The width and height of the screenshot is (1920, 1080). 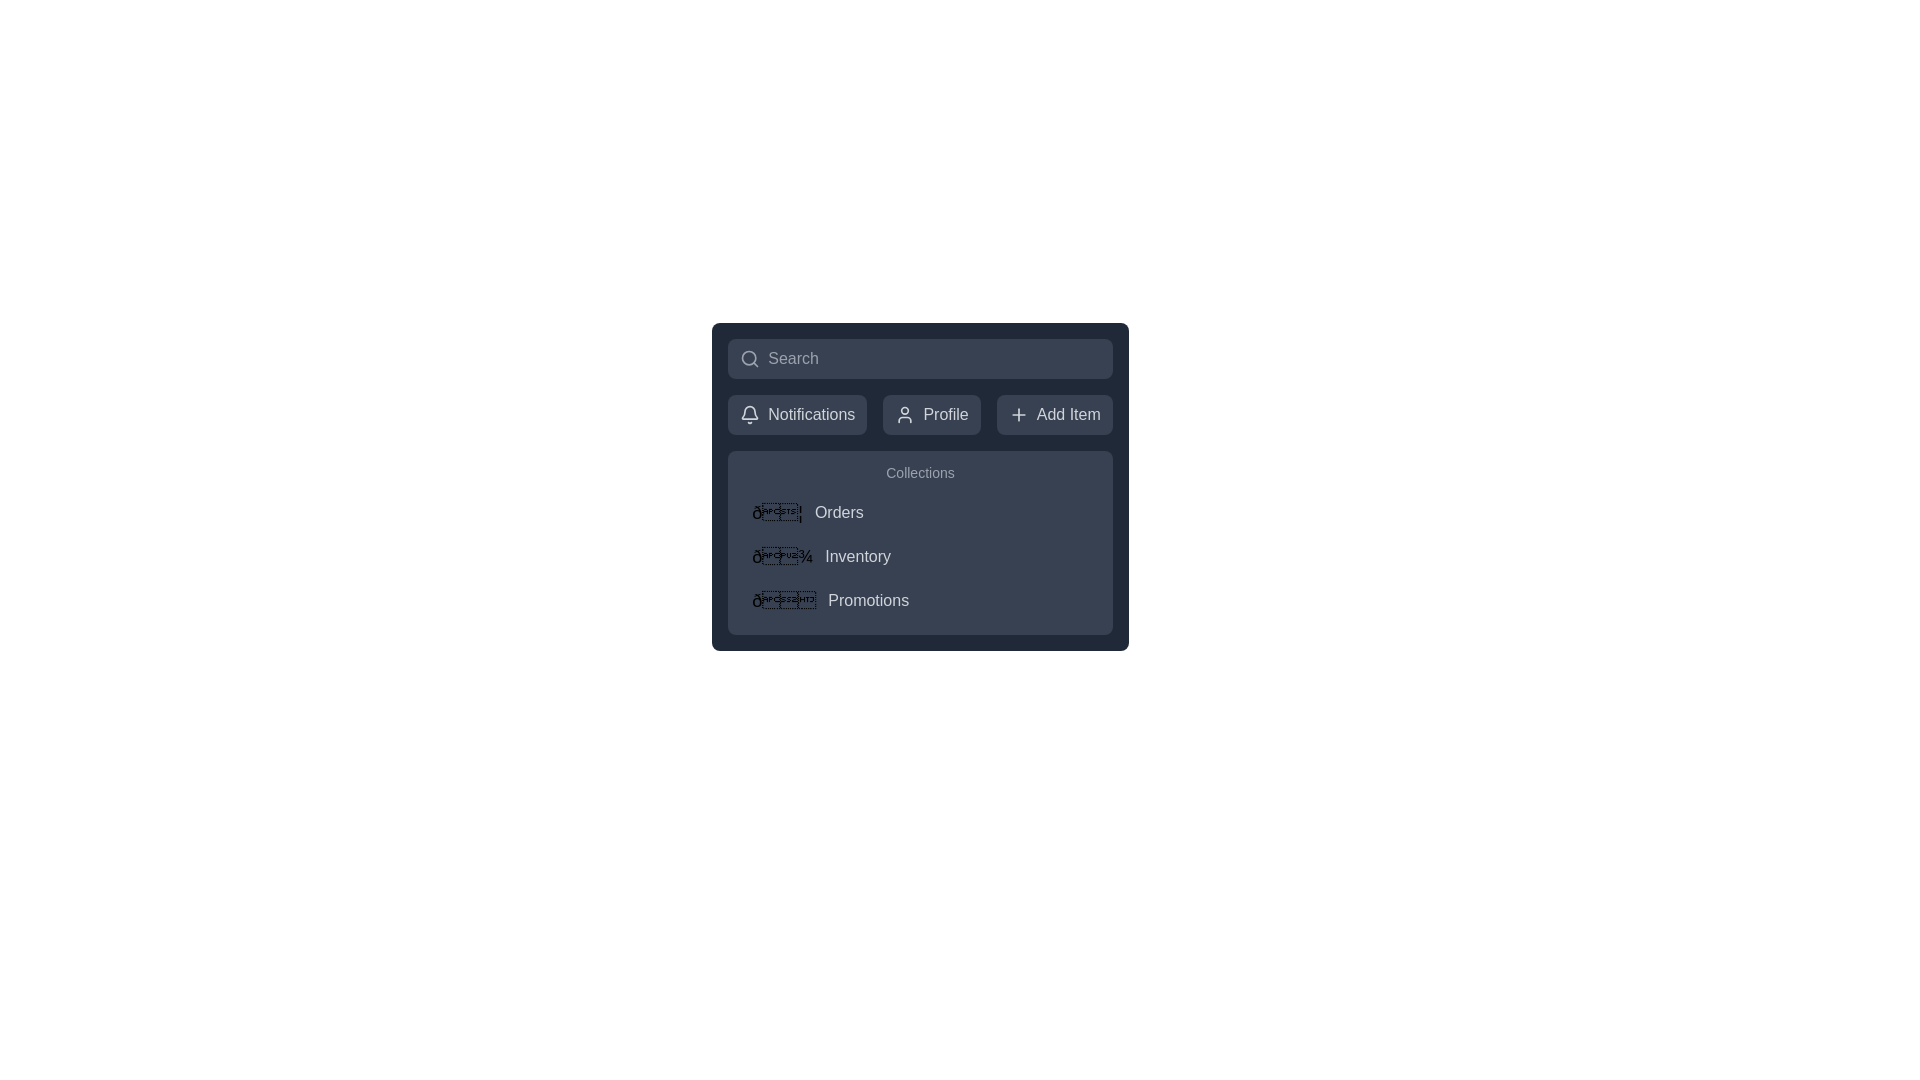 I want to click on the 'Inventory' icon located to the left of the text label 'Inventory' in the menu interface, so click(x=781, y=556).